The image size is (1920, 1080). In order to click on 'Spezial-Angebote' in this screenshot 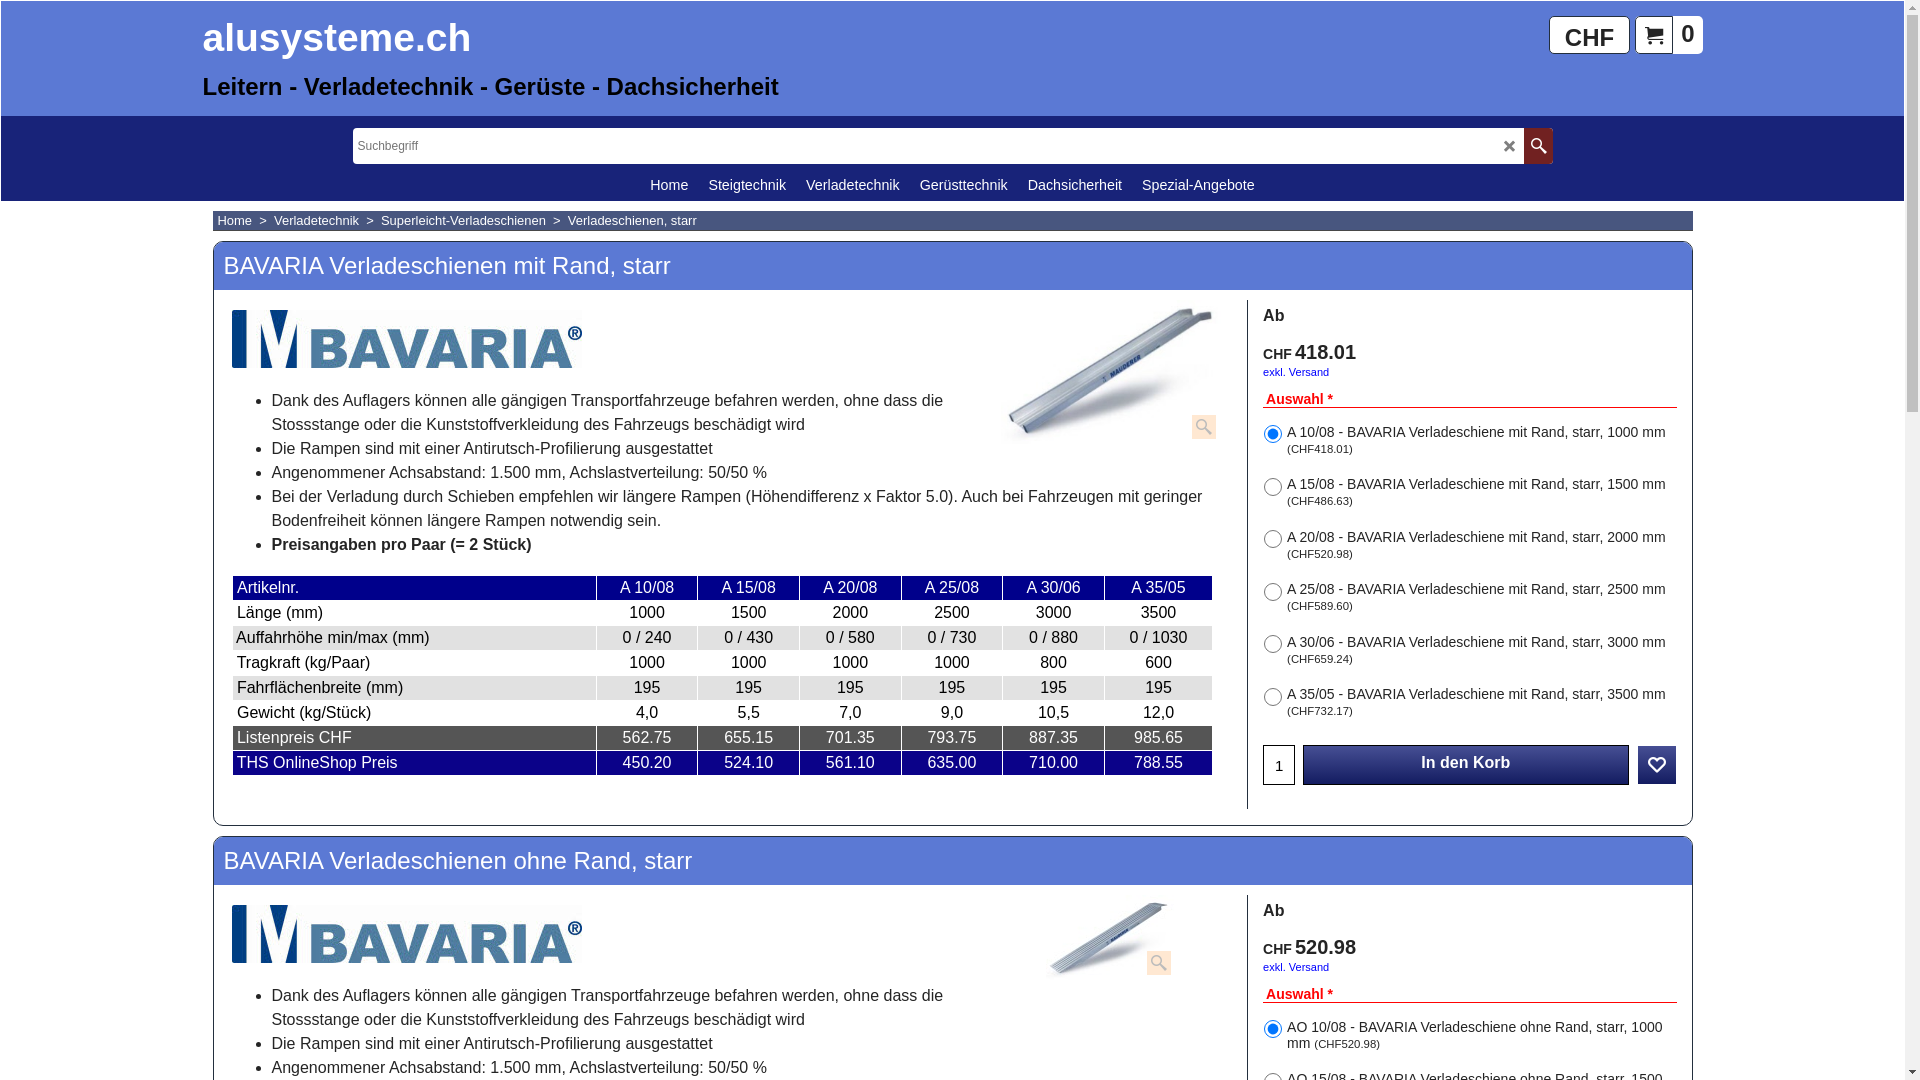, I will do `click(1198, 184)`.